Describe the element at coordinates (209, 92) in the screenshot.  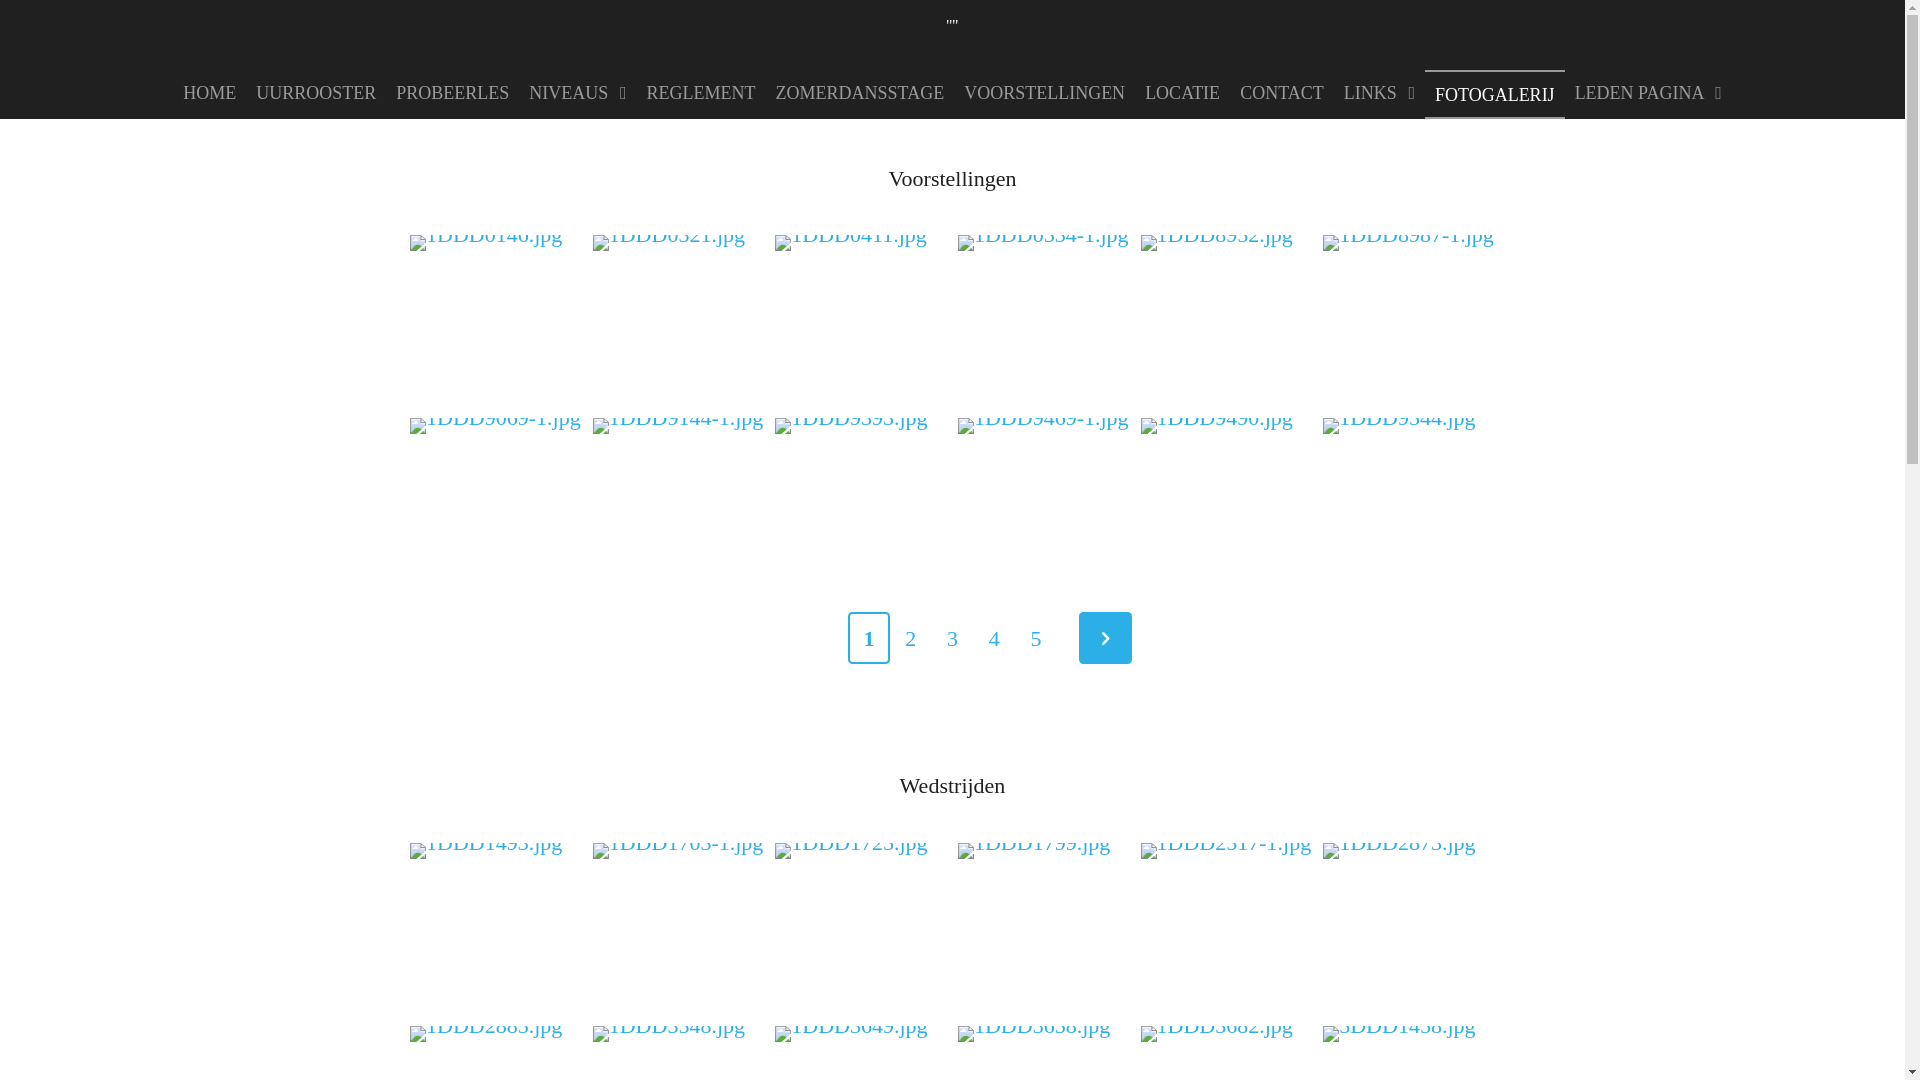
I see `'HOME'` at that location.